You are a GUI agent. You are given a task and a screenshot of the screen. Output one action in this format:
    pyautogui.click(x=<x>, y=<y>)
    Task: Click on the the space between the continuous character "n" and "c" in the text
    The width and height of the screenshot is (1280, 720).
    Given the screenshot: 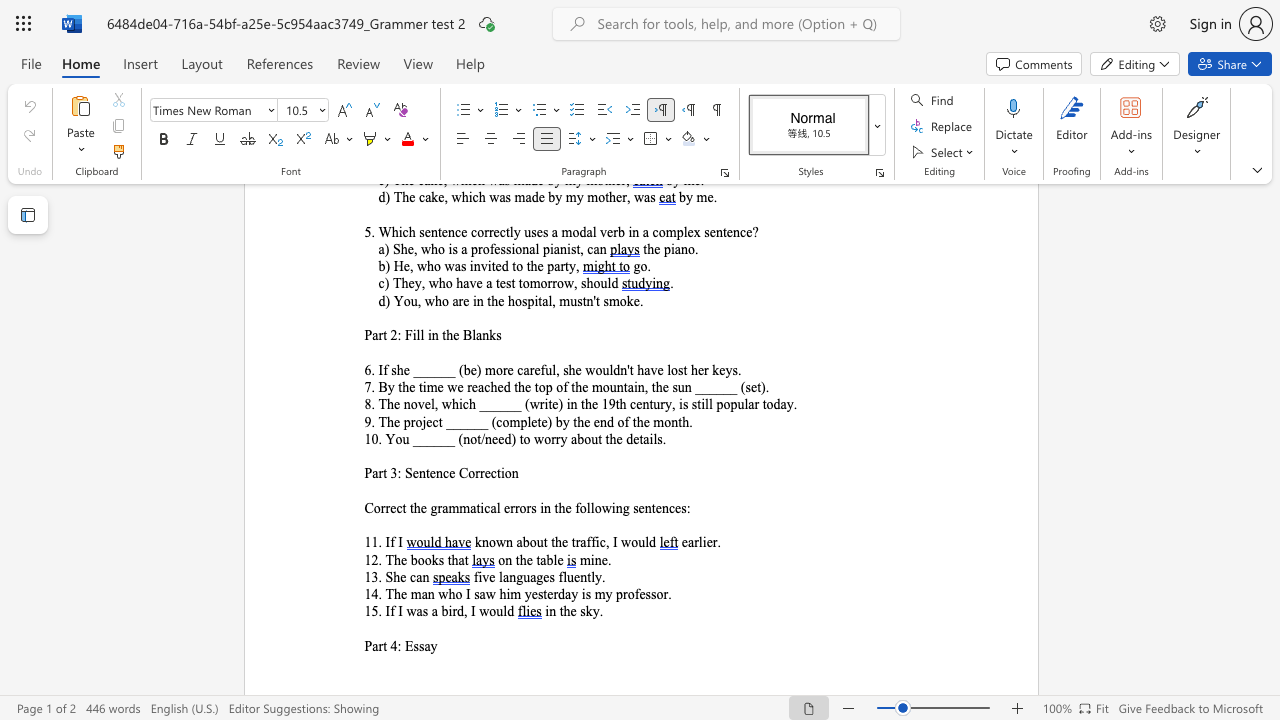 What is the action you would take?
    pyautogui.click(x=441, y=473)
    